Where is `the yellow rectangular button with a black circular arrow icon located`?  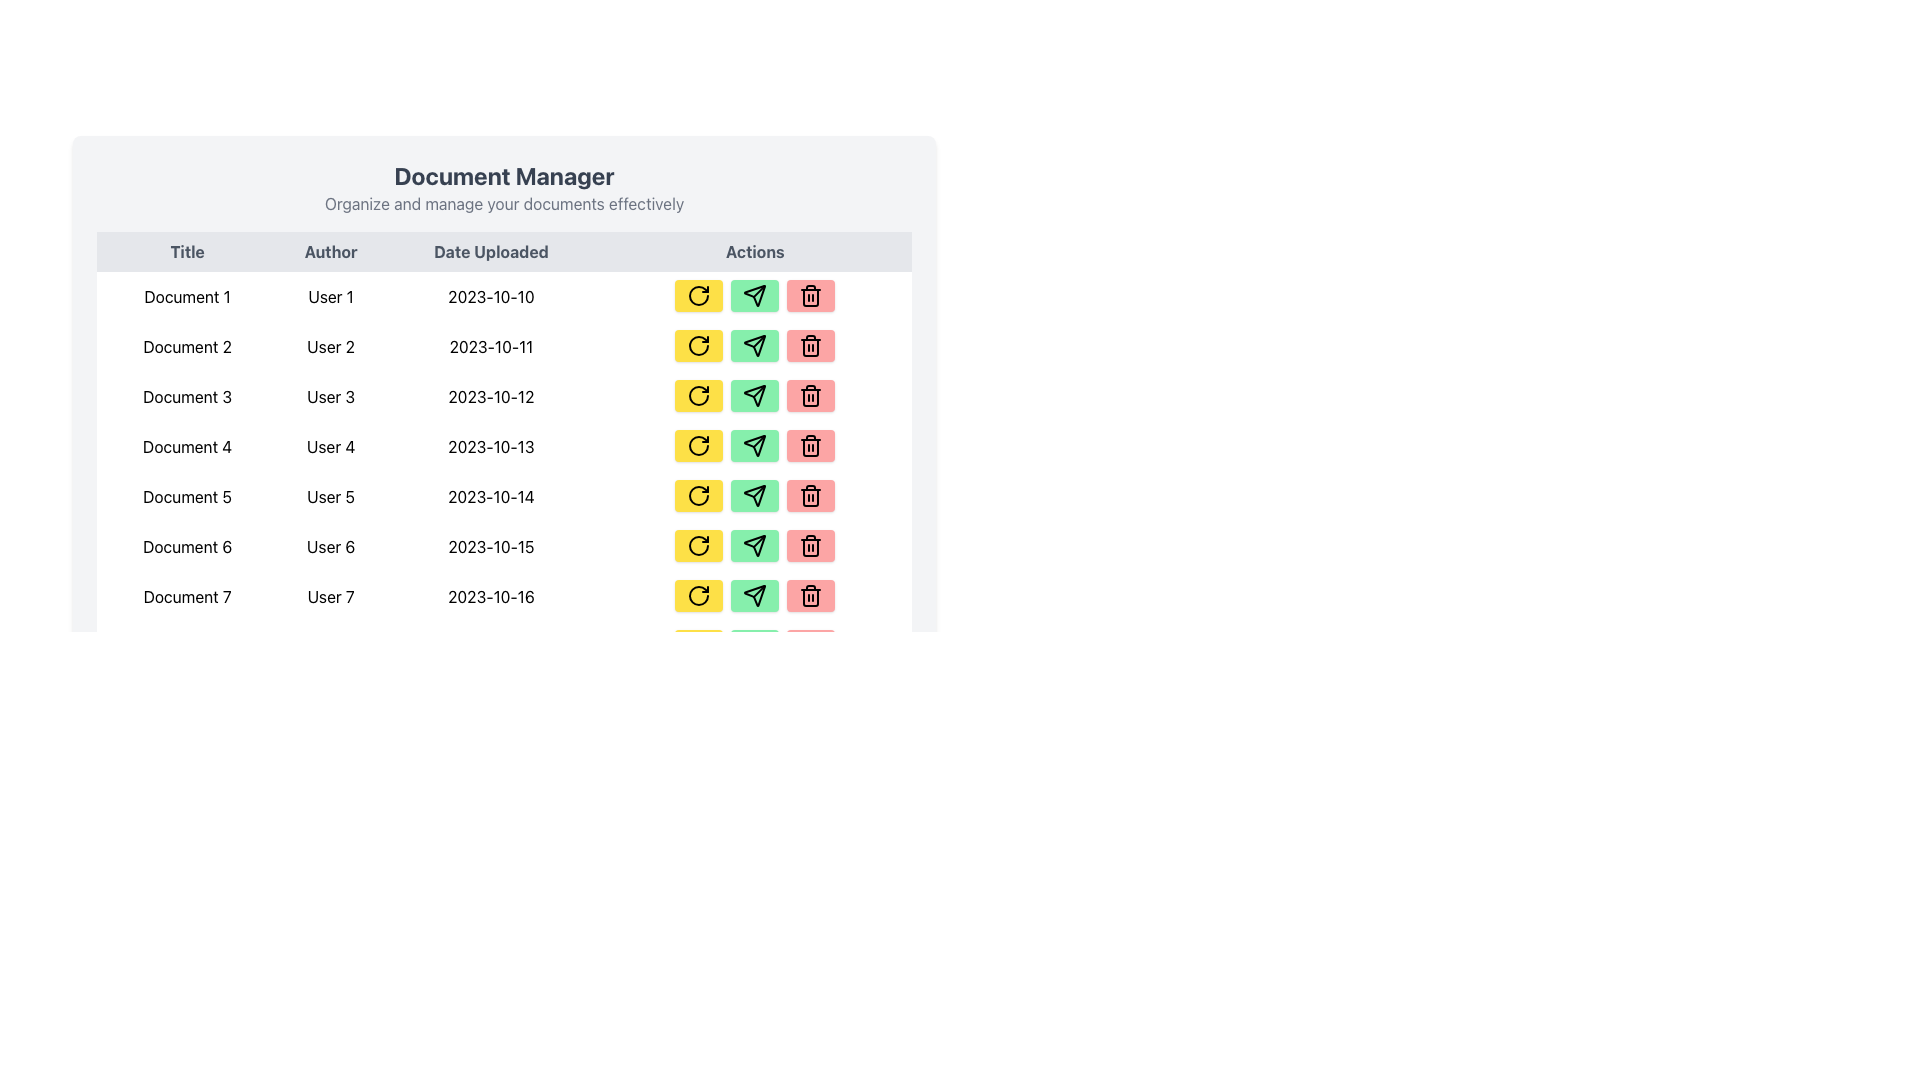
the yellow rectangular button with a black circular arrow icon located is located at coordinates (699, 396).